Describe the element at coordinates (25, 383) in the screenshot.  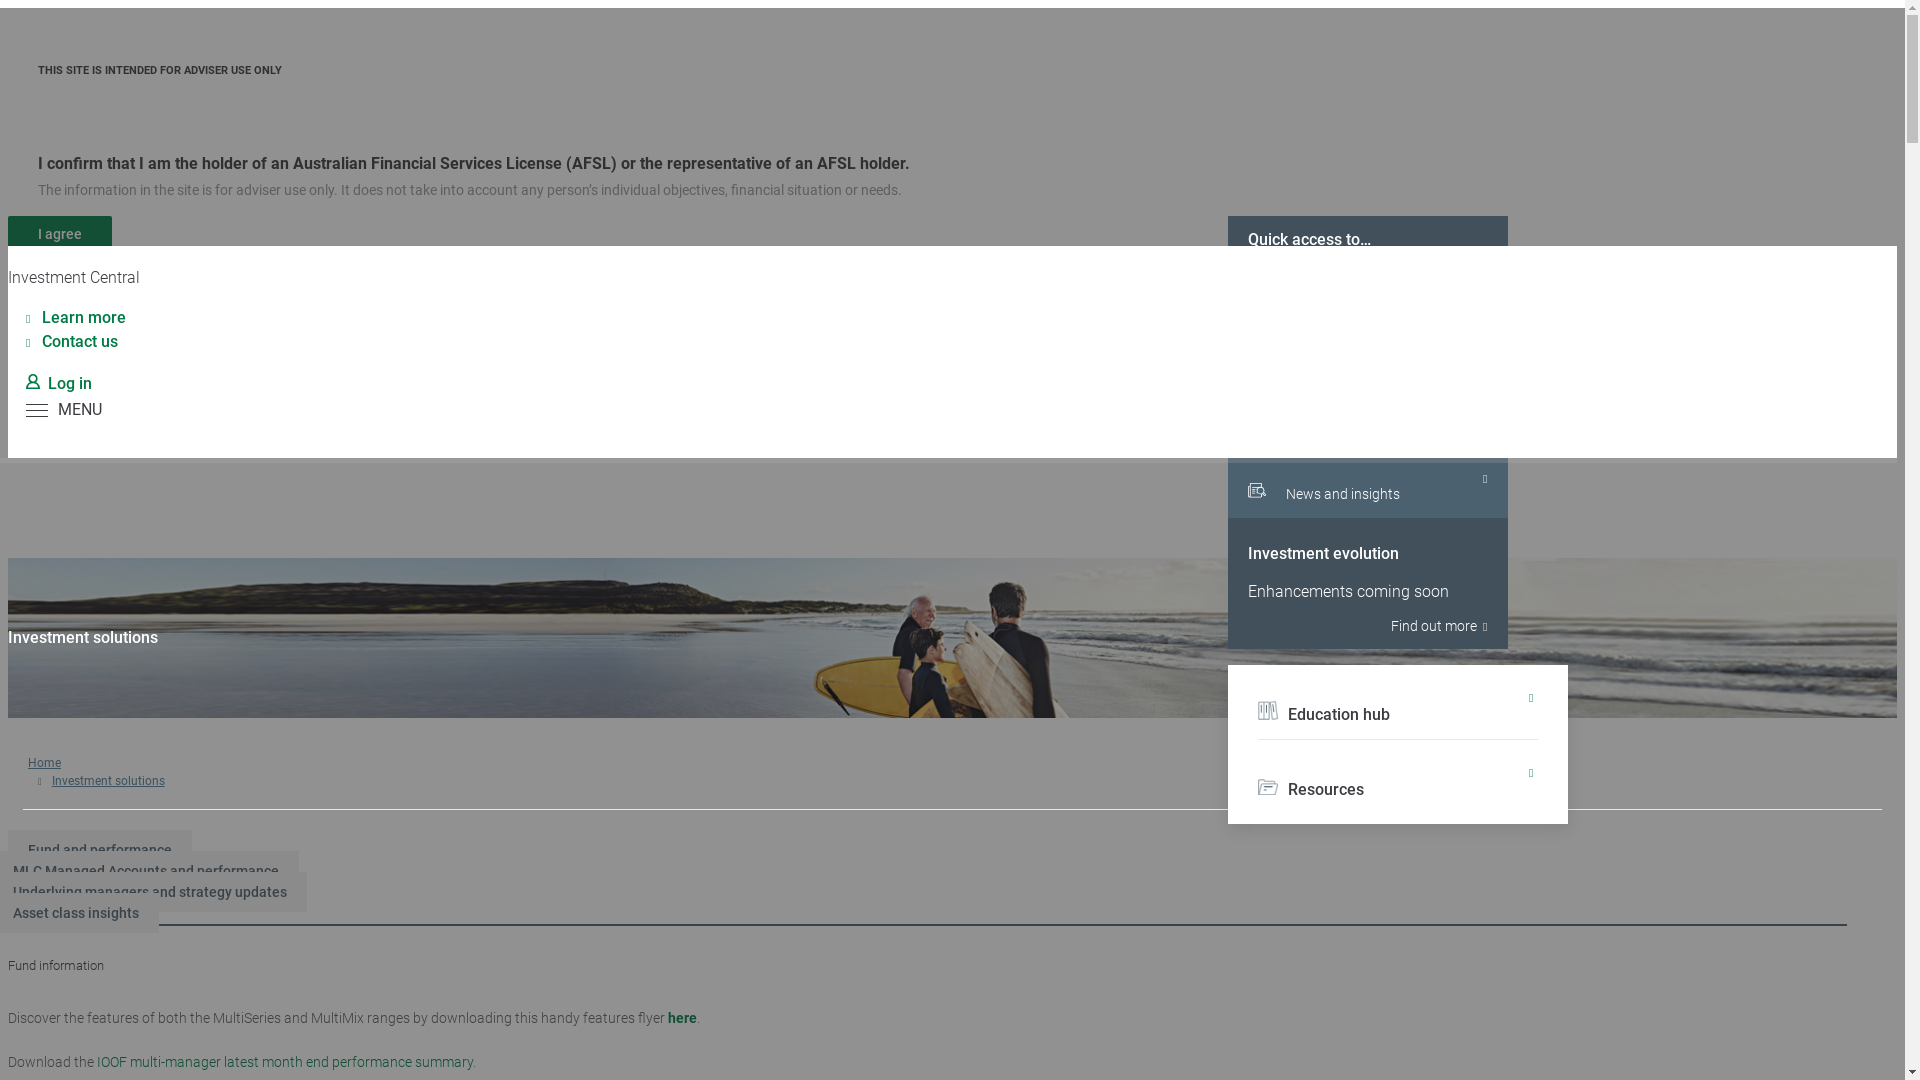
I see `'Log in'` at that location.